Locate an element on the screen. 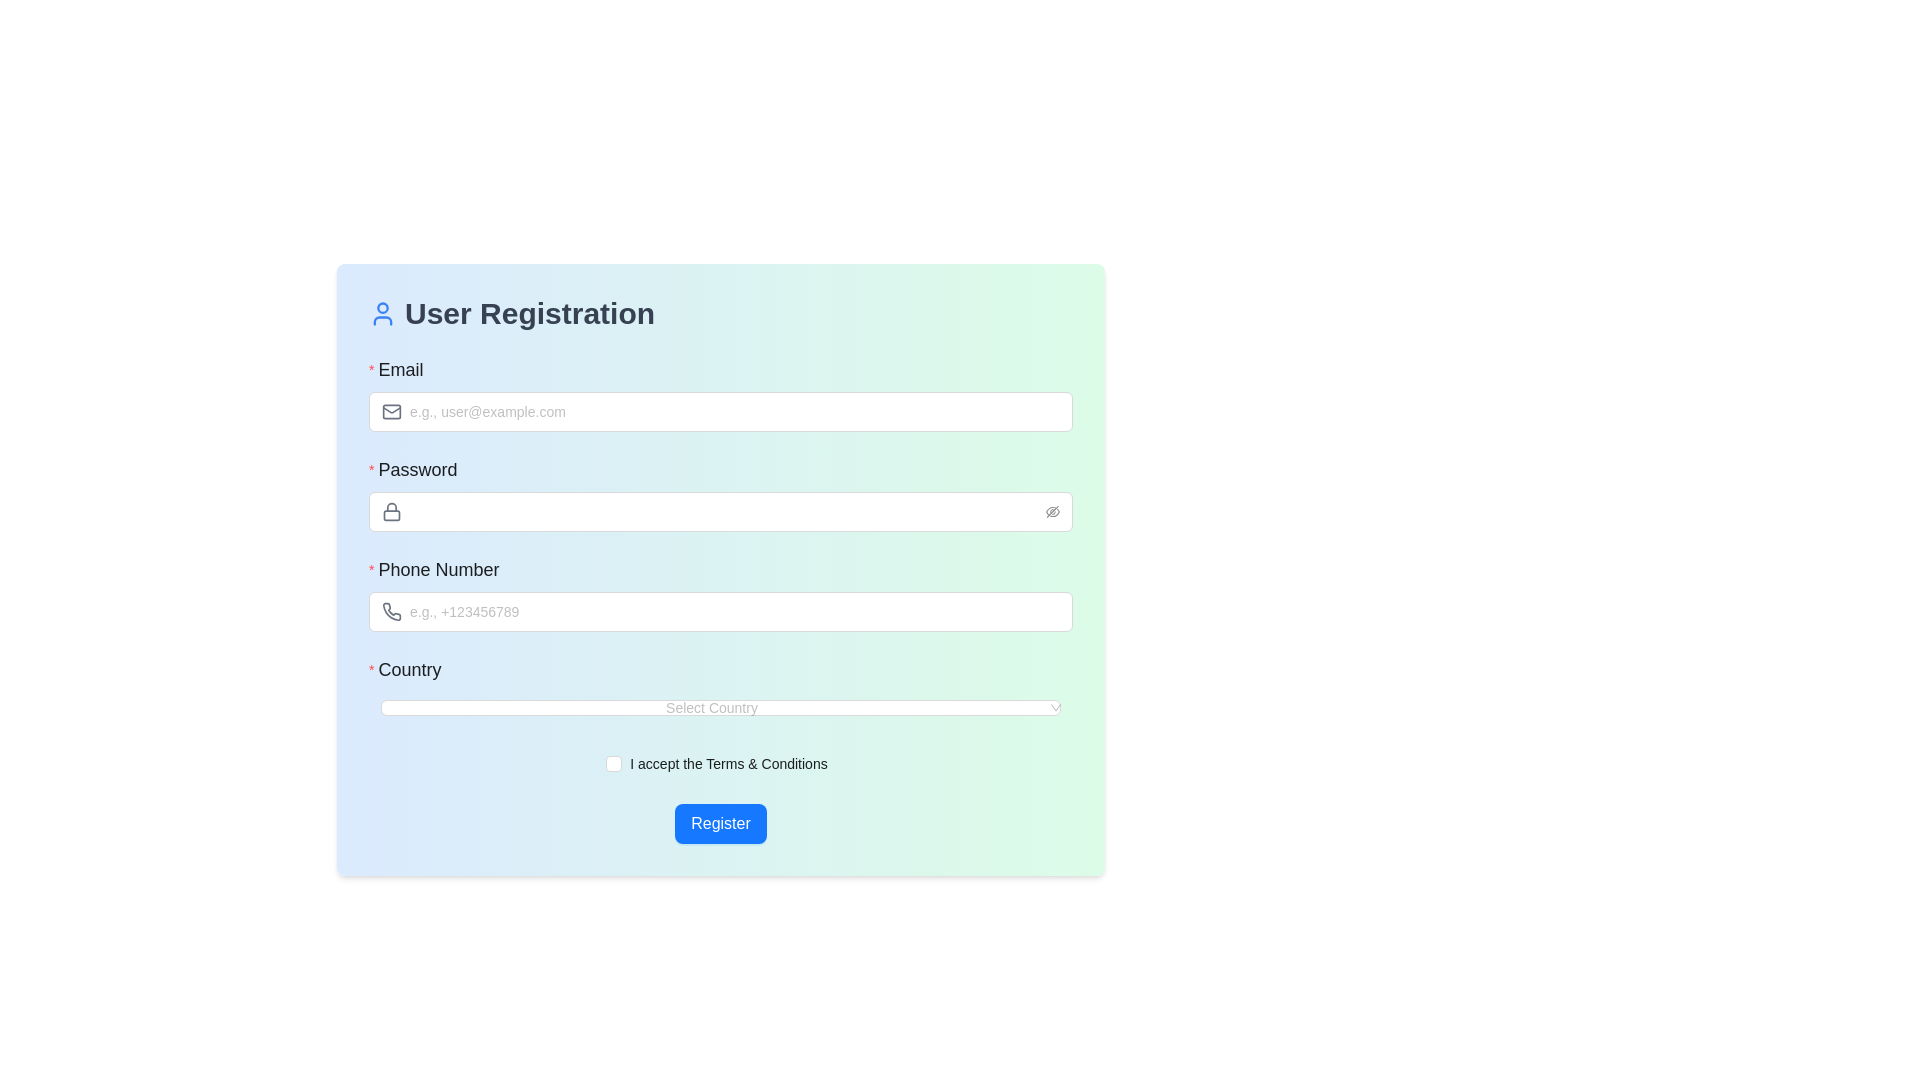  the decorative lock icon indicating the 'Password' input field, located beneath the 'Email' field and above the 'Phone Number' field is located at coordinates (393, 511).